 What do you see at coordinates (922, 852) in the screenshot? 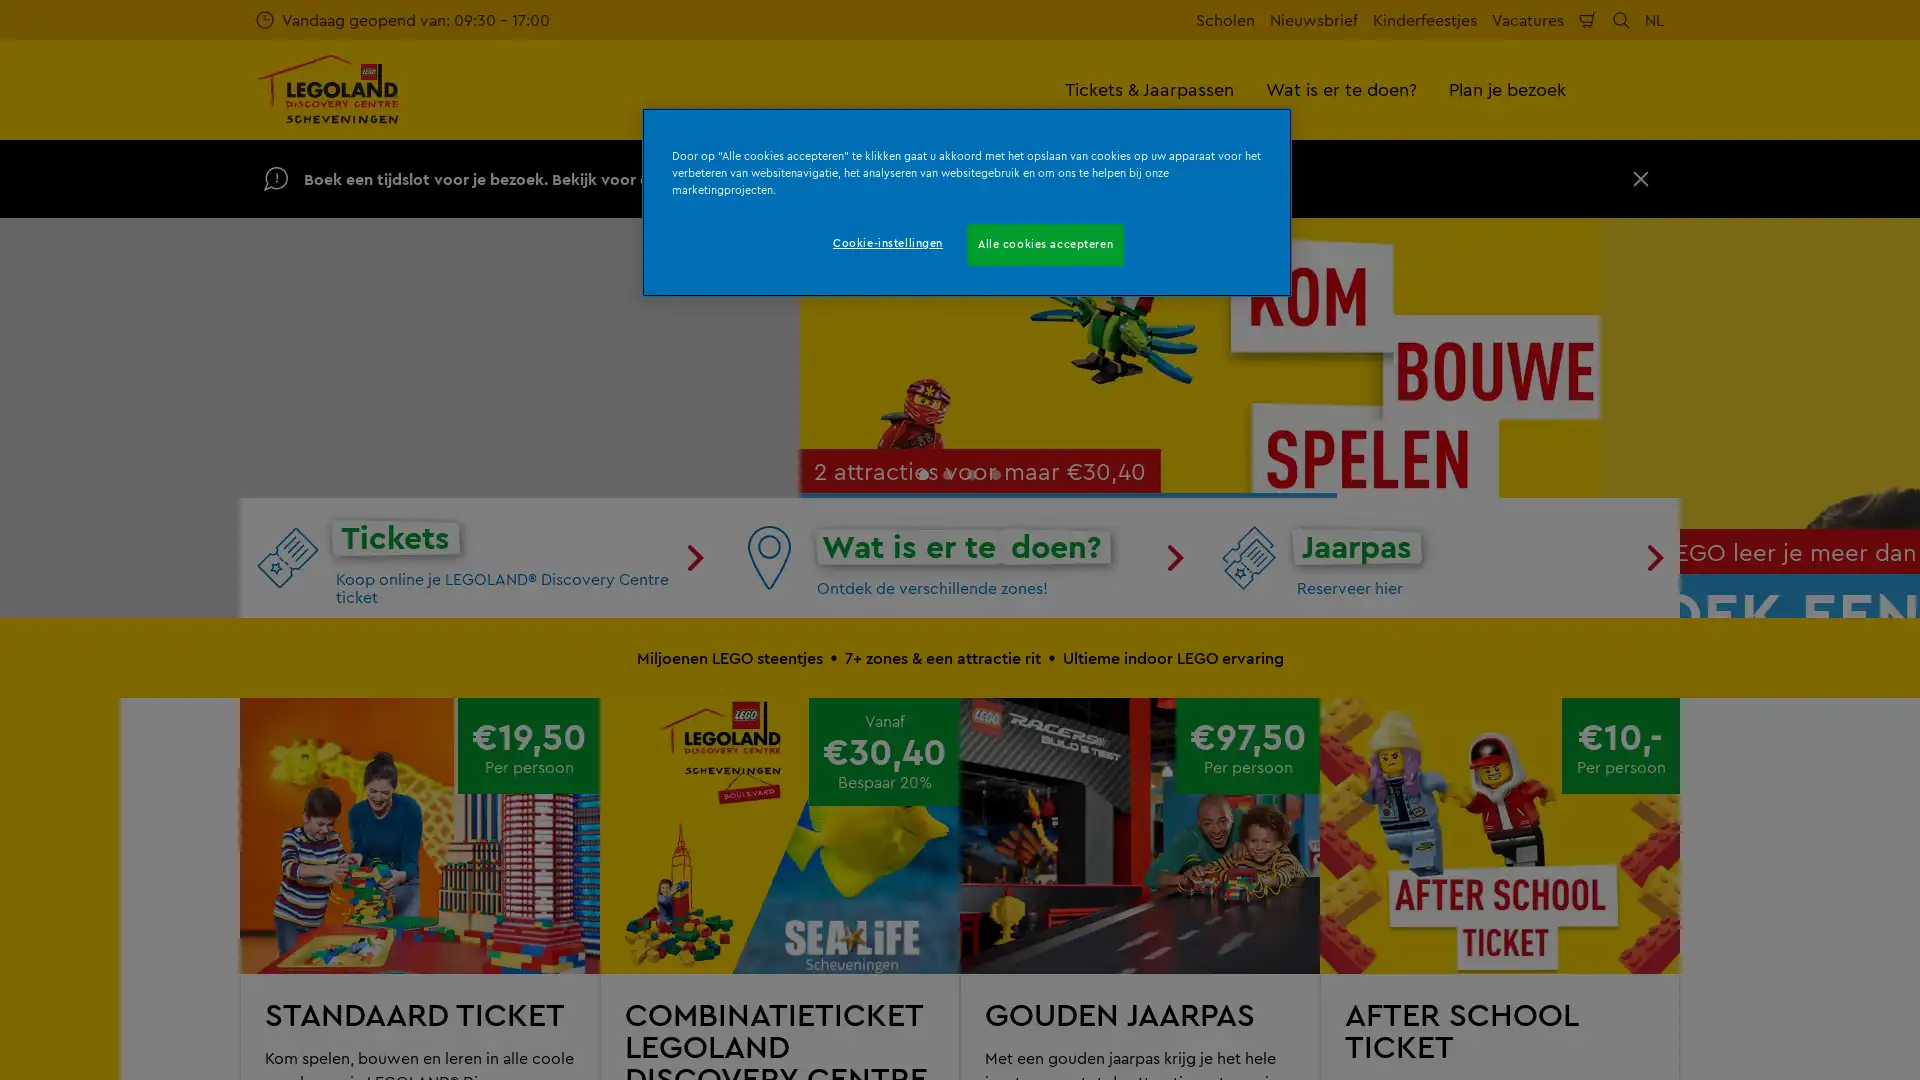
I see `Go to slide 1` at bounding box center [922, 852].